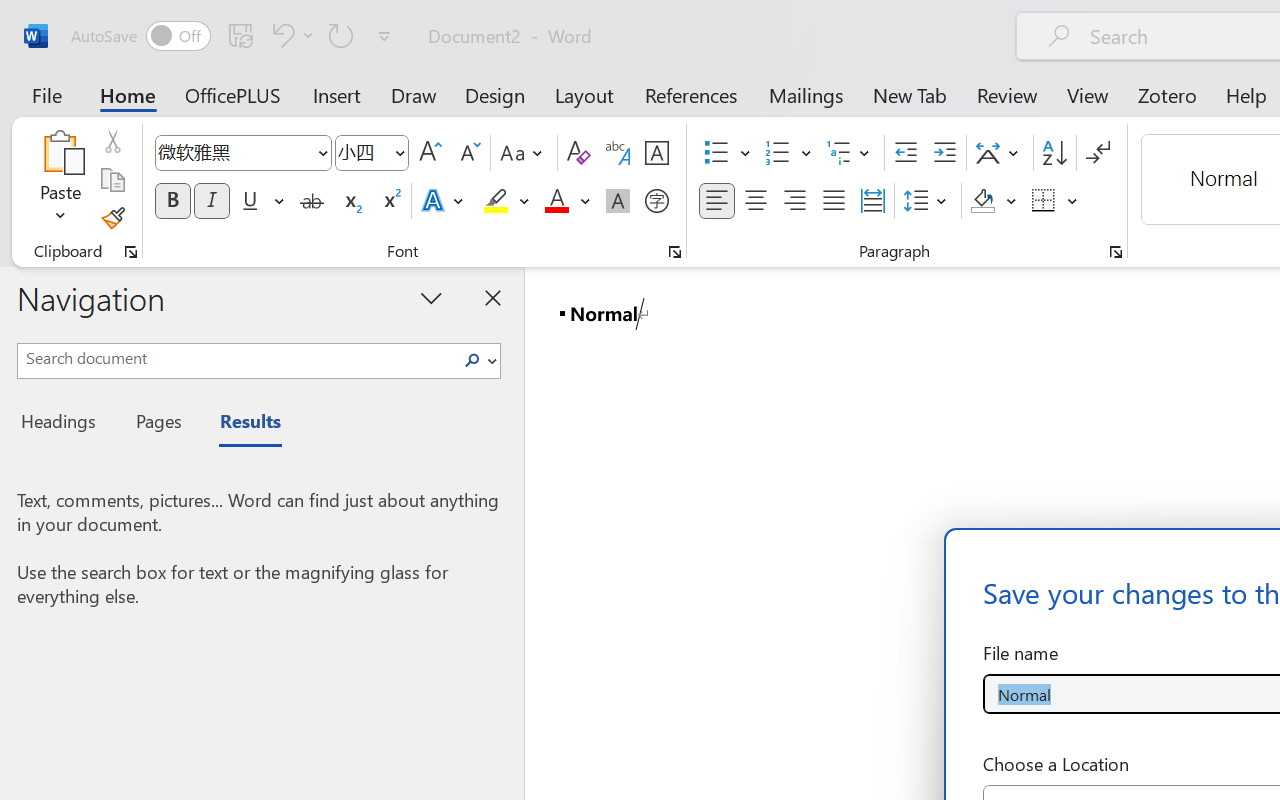 This screenshot has height=800, width=1280. I want to click on 'Draw', so click(413, 94).